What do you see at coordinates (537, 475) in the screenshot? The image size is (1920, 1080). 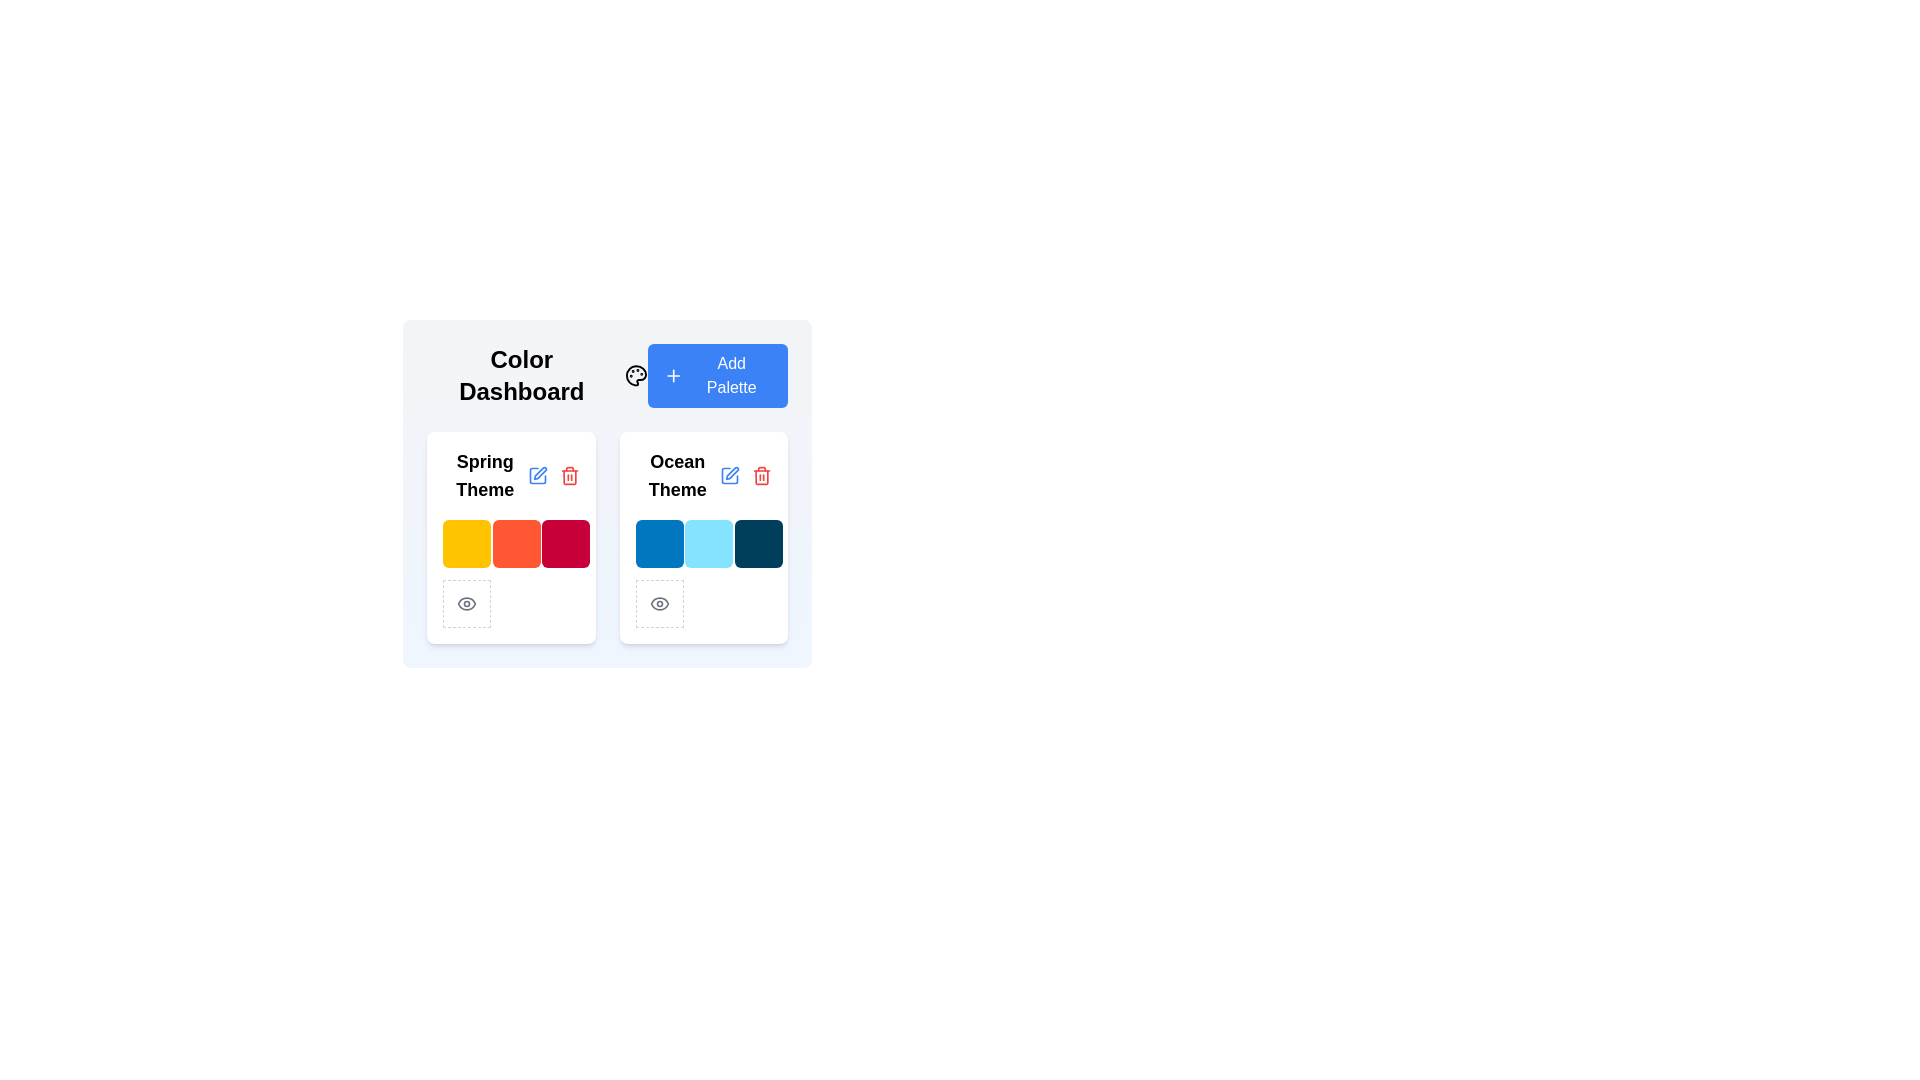 I see `the button that initiates editing actions for the 'Spring Theme' palette, located in the upper right corner of the panel between the 'Spring Theme' label and a delete icon` at bounding box center [537, 475].